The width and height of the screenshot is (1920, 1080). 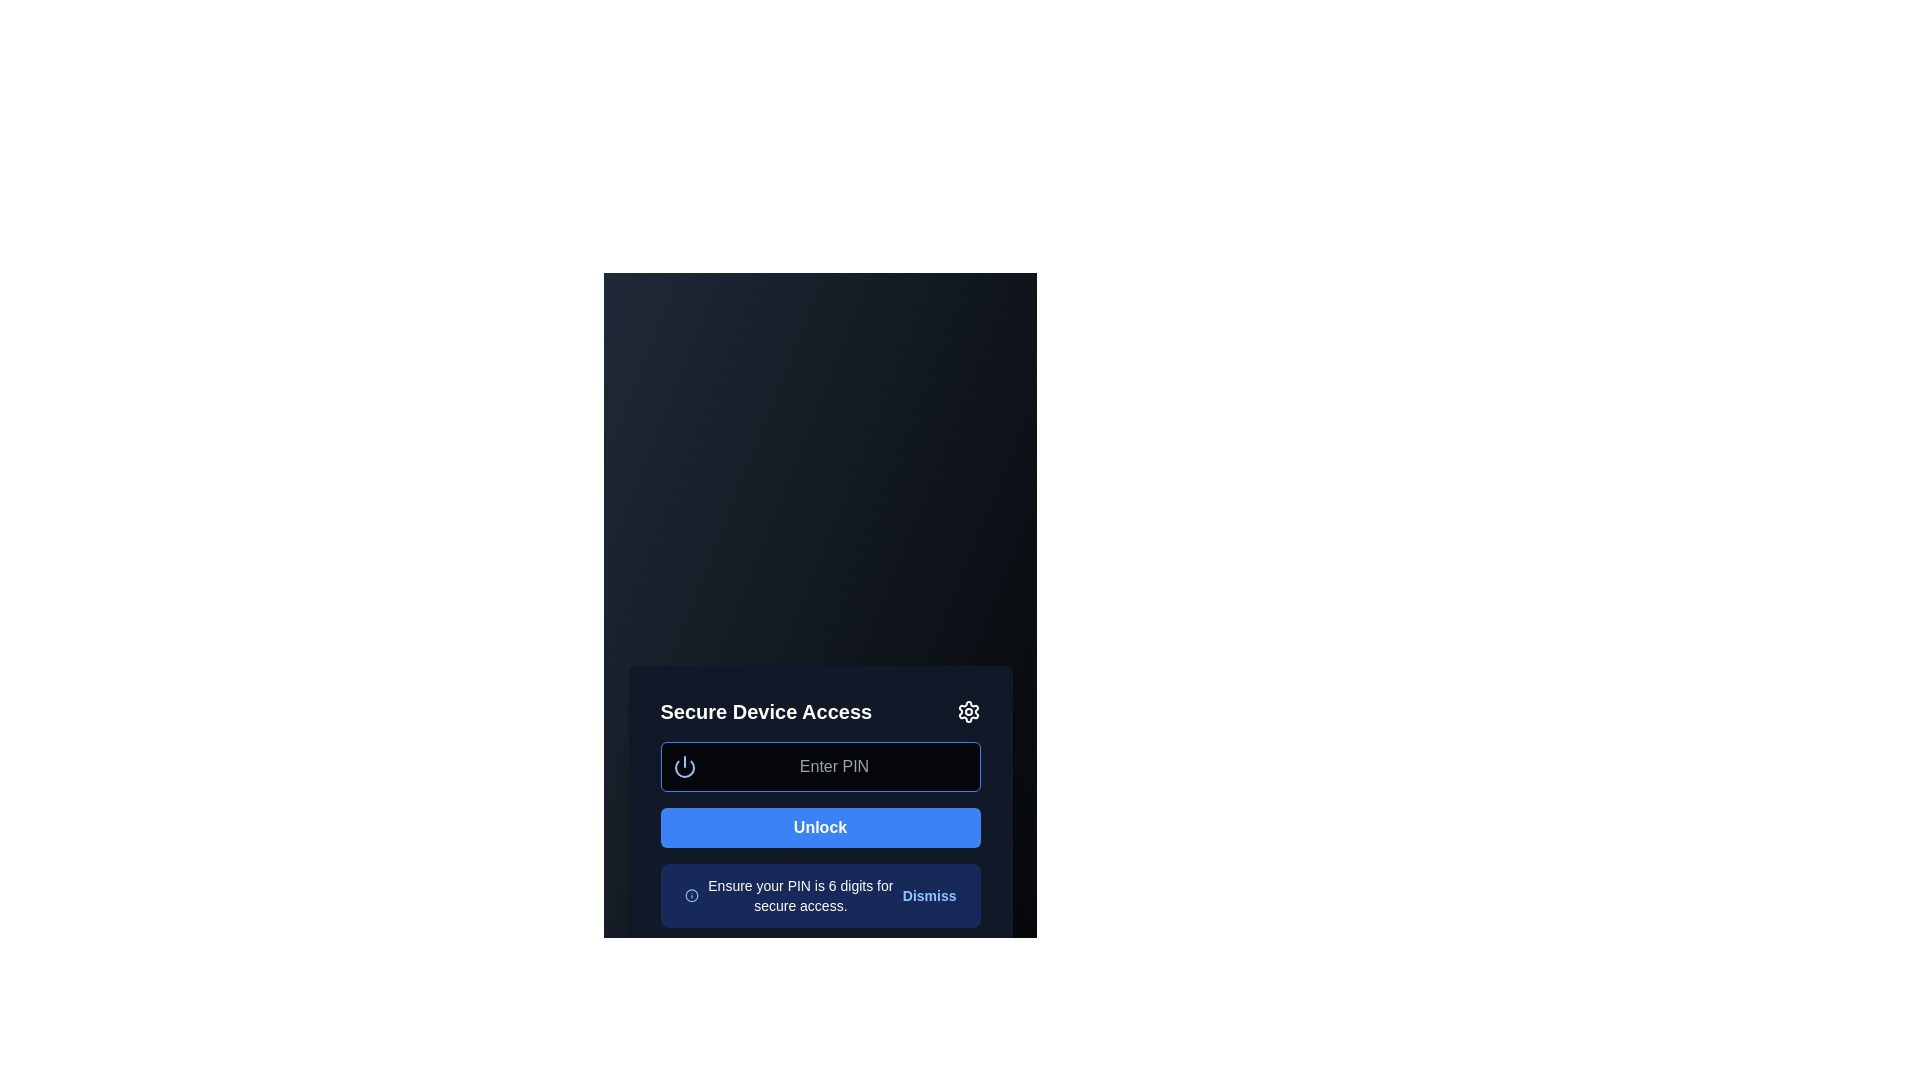 What do you see at coordinates (800, 894) in the screenshot?
I see `the security-related instruction text label located within the notification banner, which is positioned centrally and to the left of the 'Dismiss' button` at bounding box center [800, 894].